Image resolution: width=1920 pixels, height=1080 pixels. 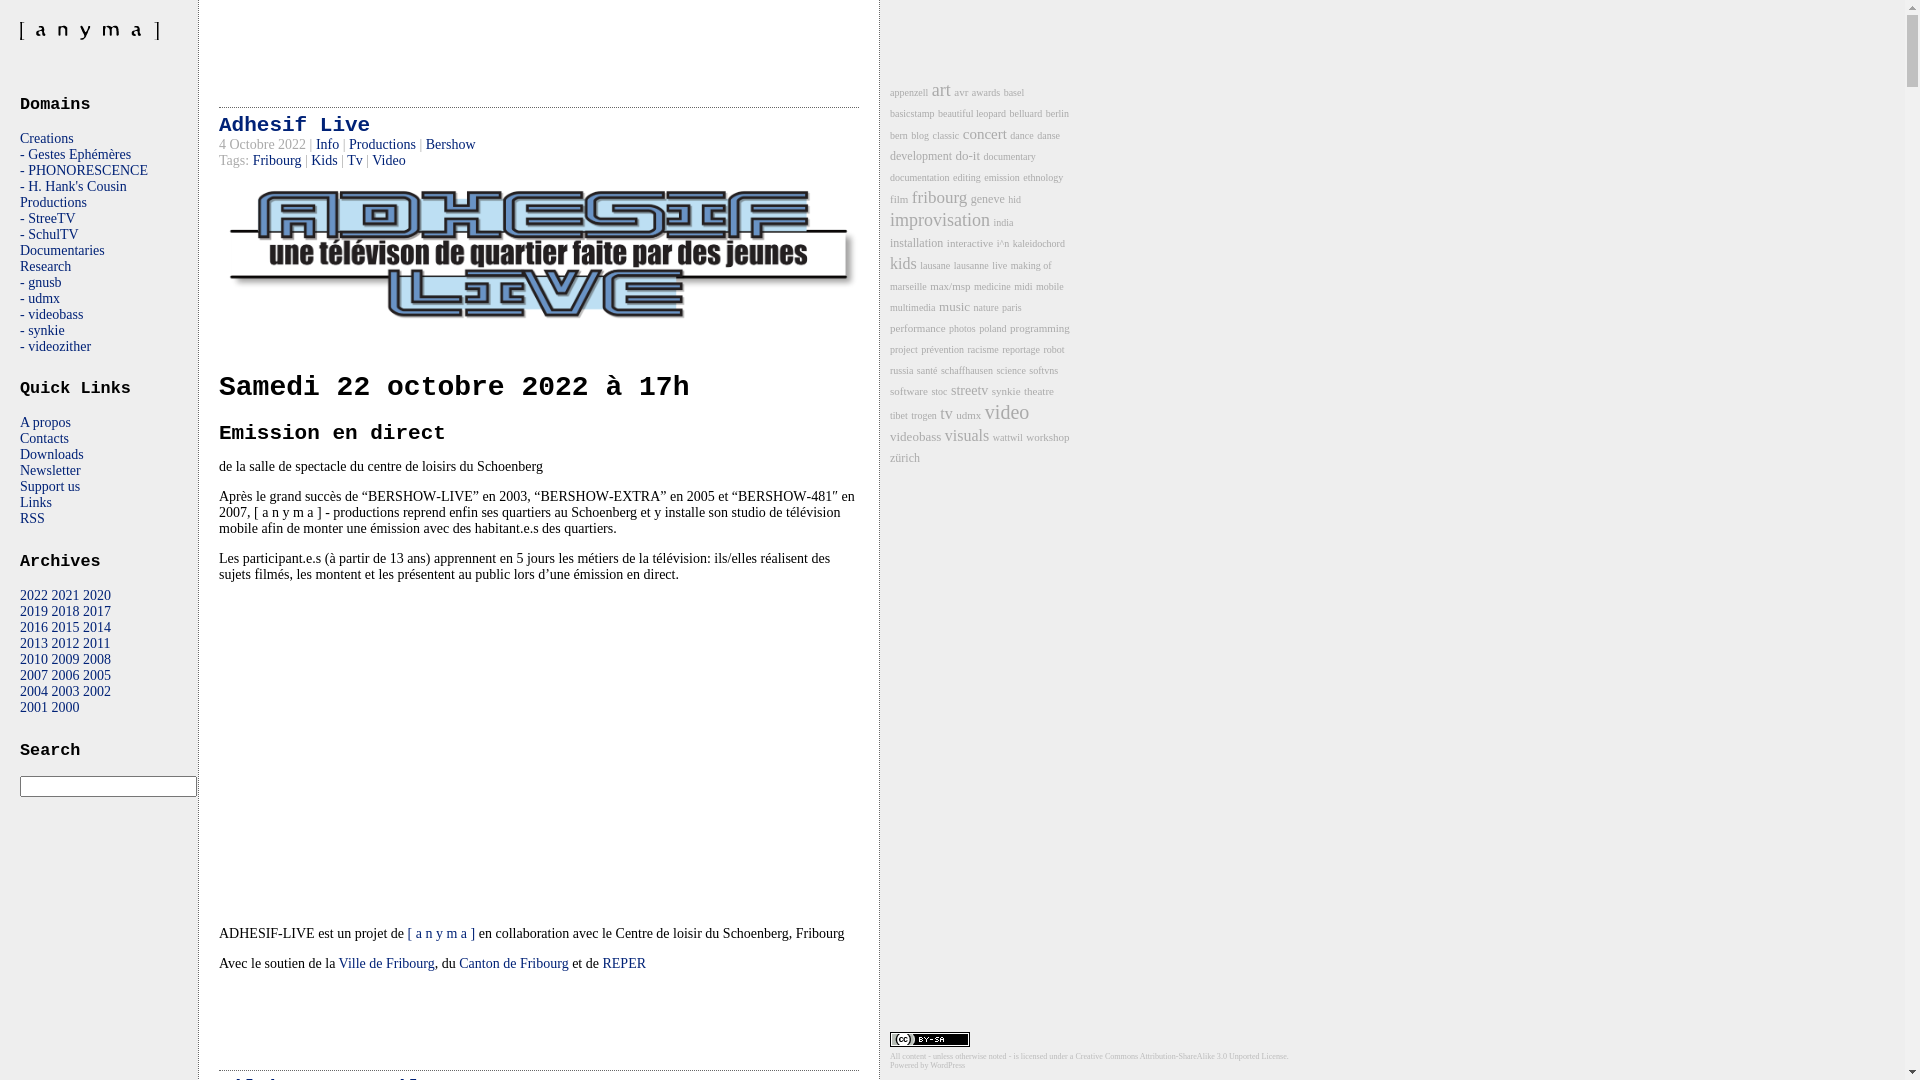 I want to click on 'performance', so click(x=916, y=326).